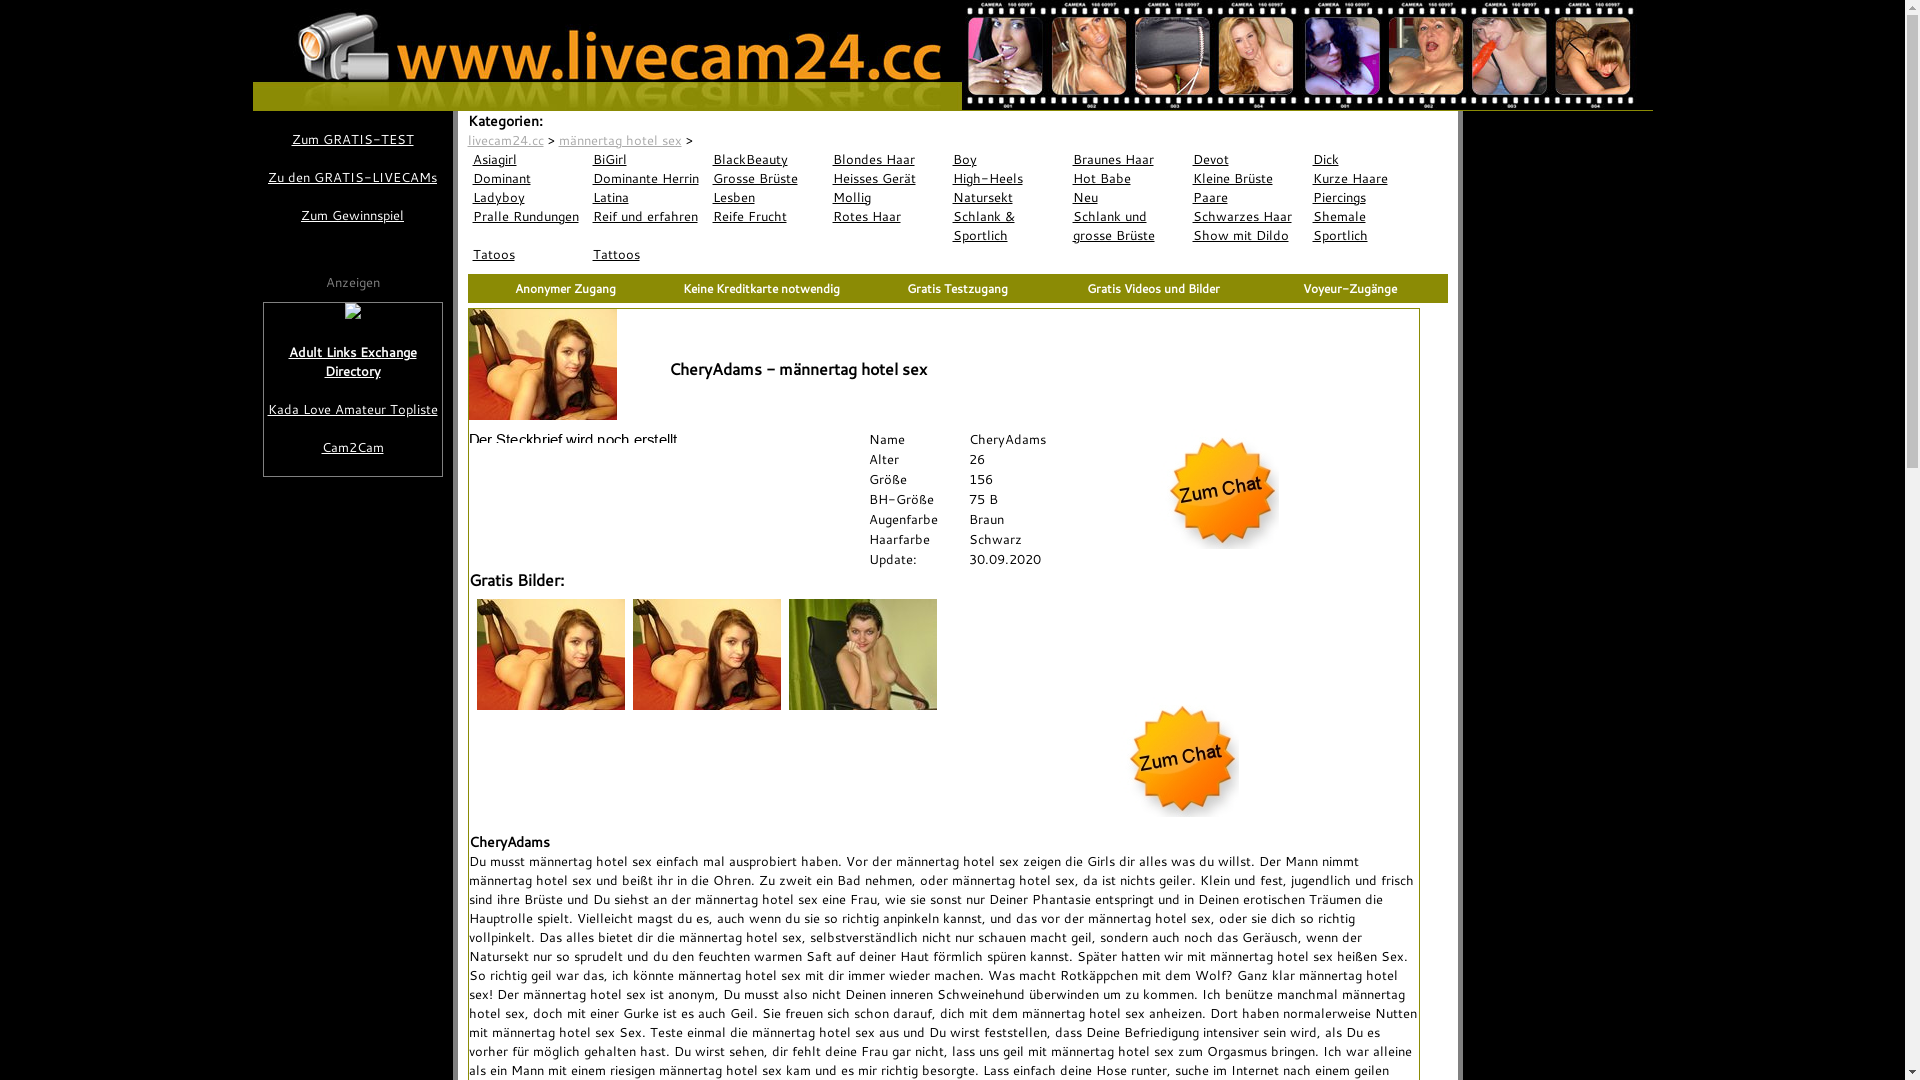 Image resolution: width=1920 pixels, height=1080 pixels. Describe the element at coordinates (1247, 234) in the screenshot. I see `'Show mit Dildo'` at that location.